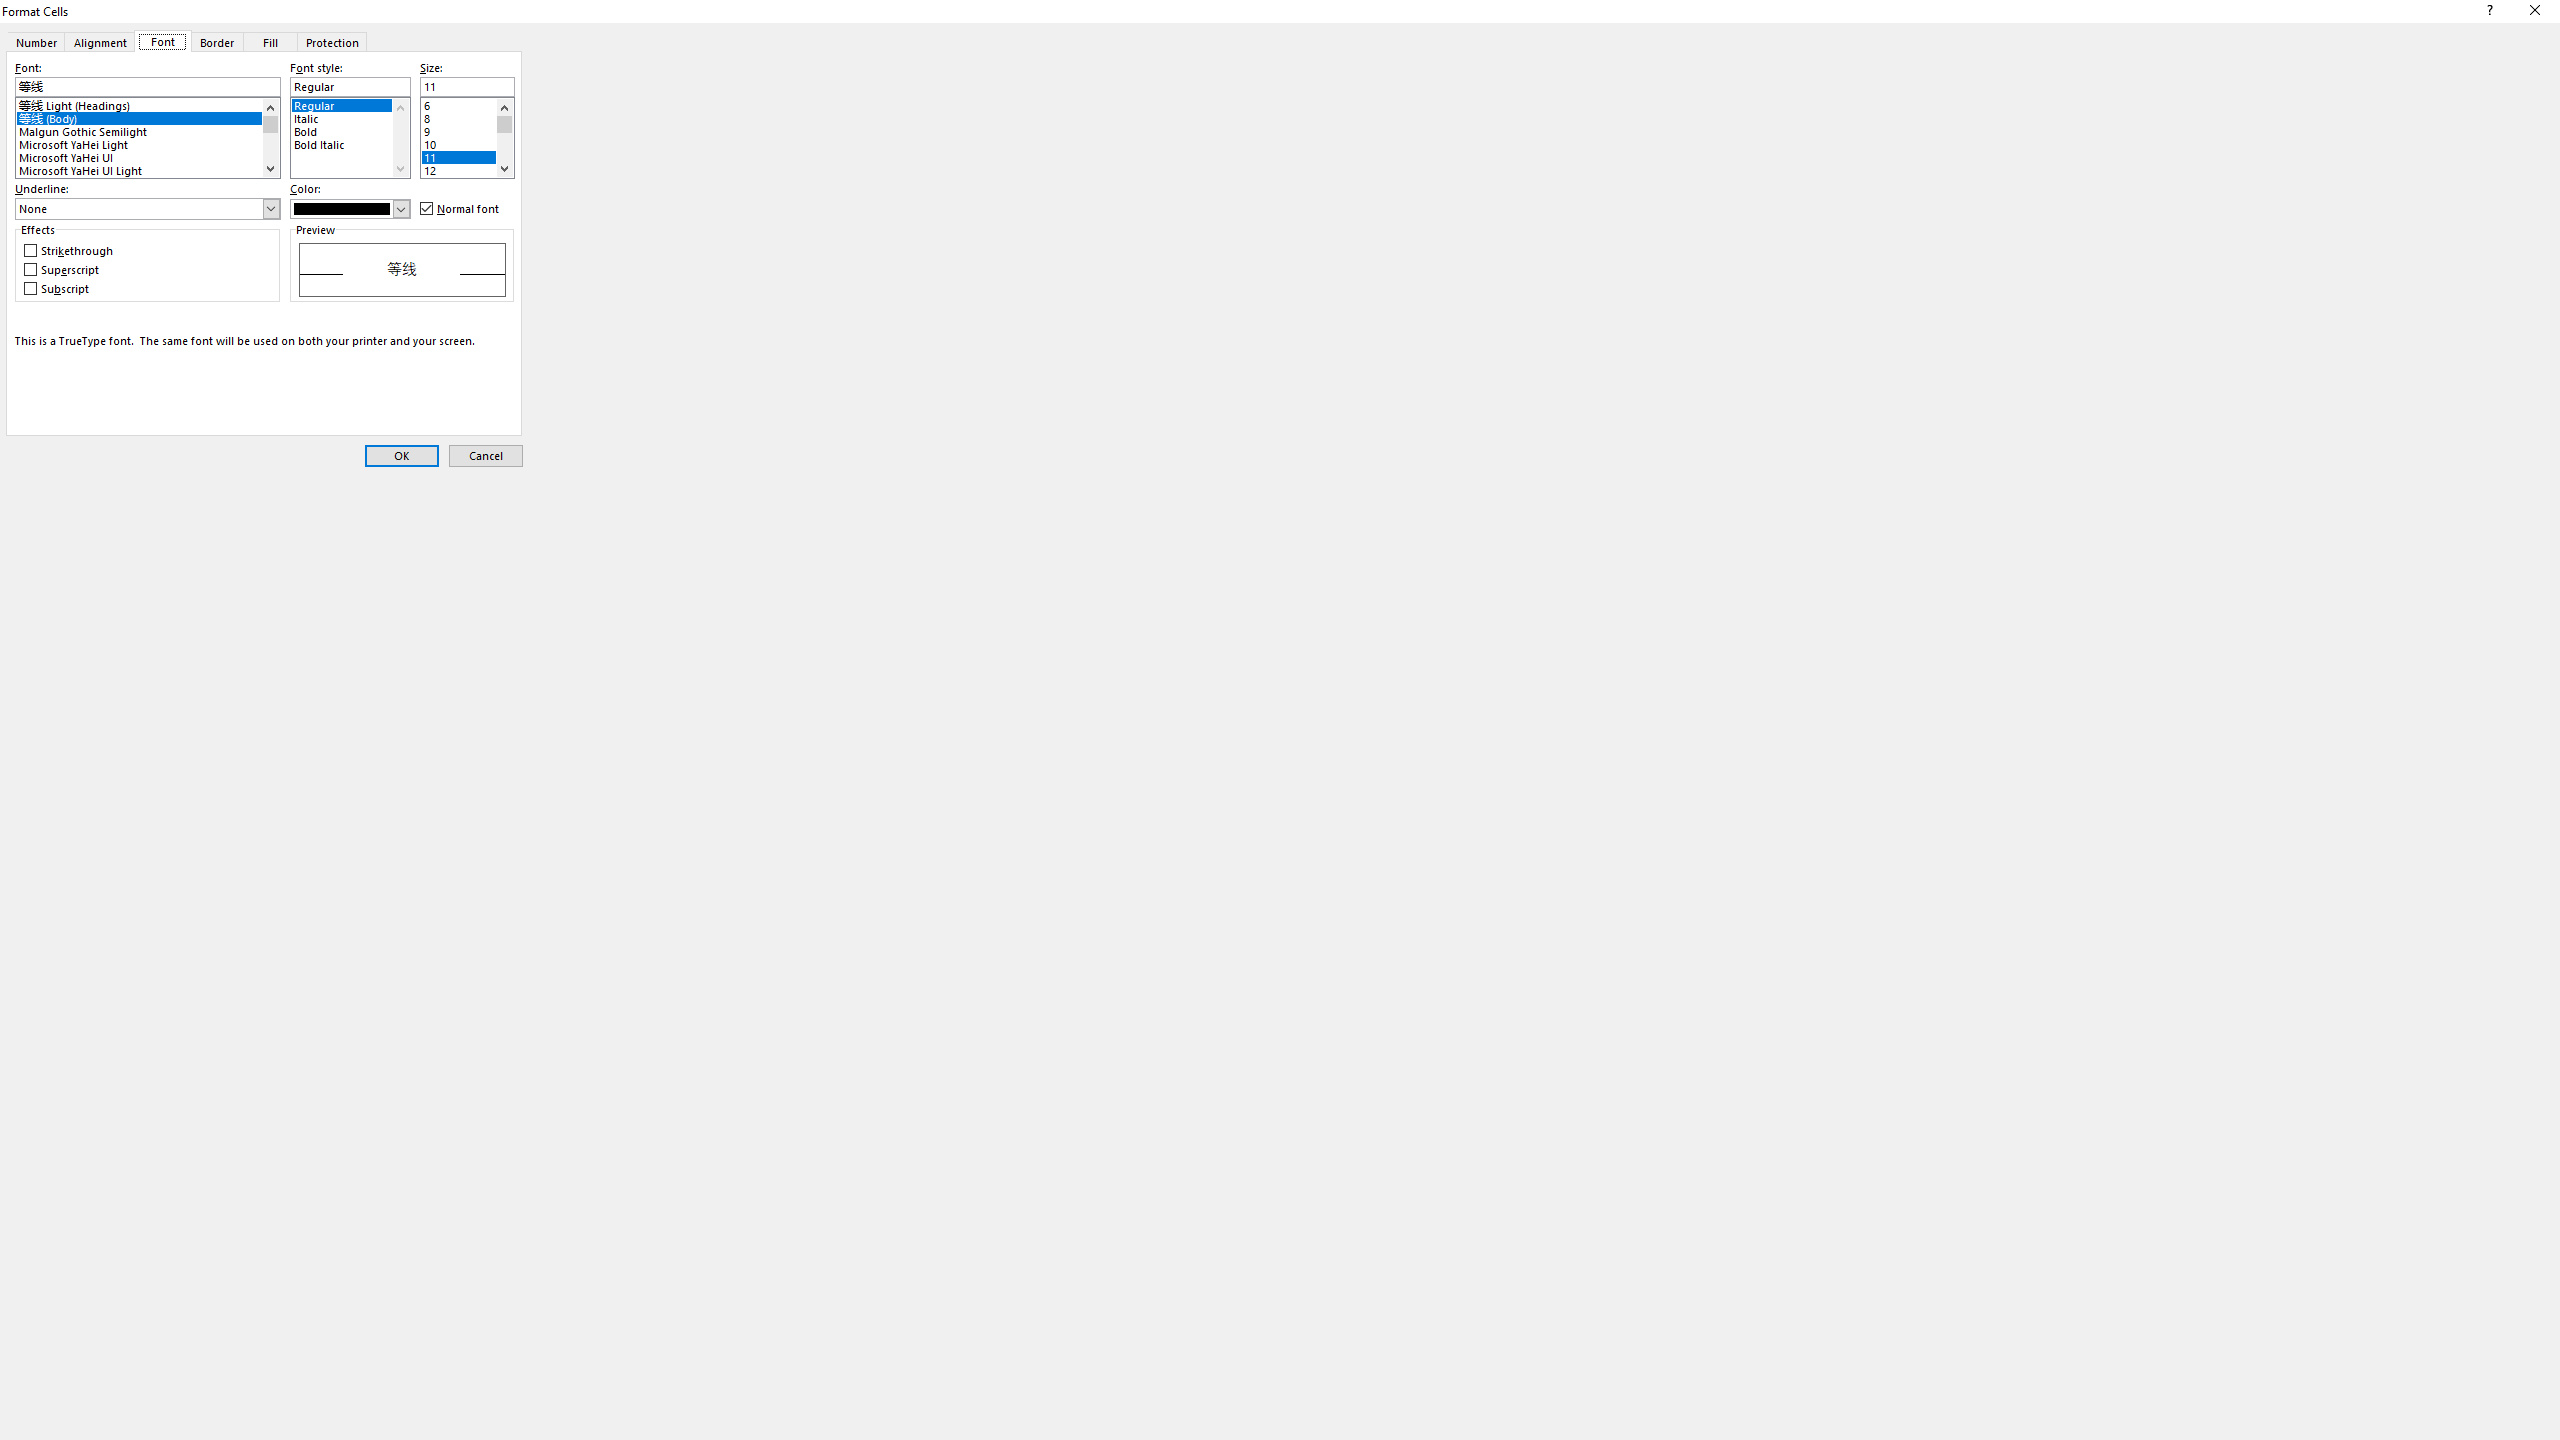  I want to click on 'Italic', so click(350, 114).